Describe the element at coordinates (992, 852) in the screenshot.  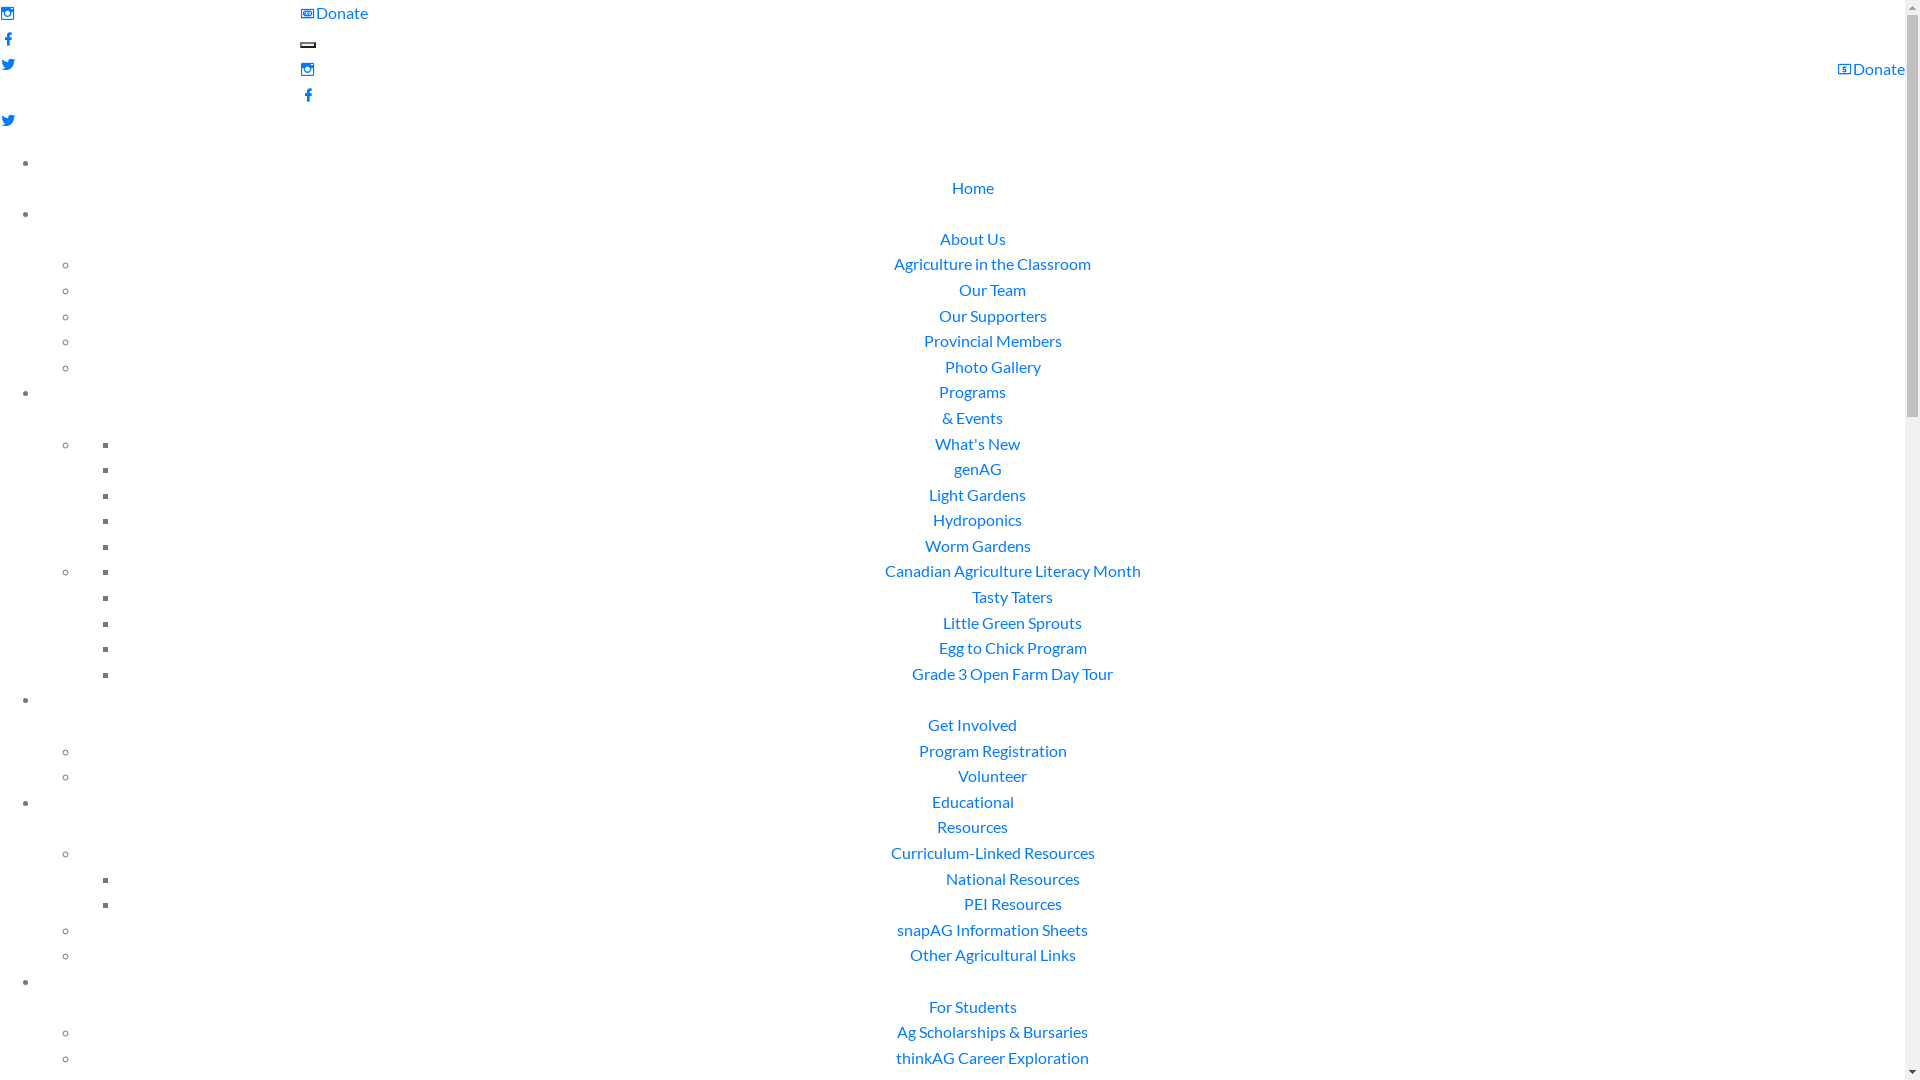
I see `'Curriculum-Linked Resources'` at that location.